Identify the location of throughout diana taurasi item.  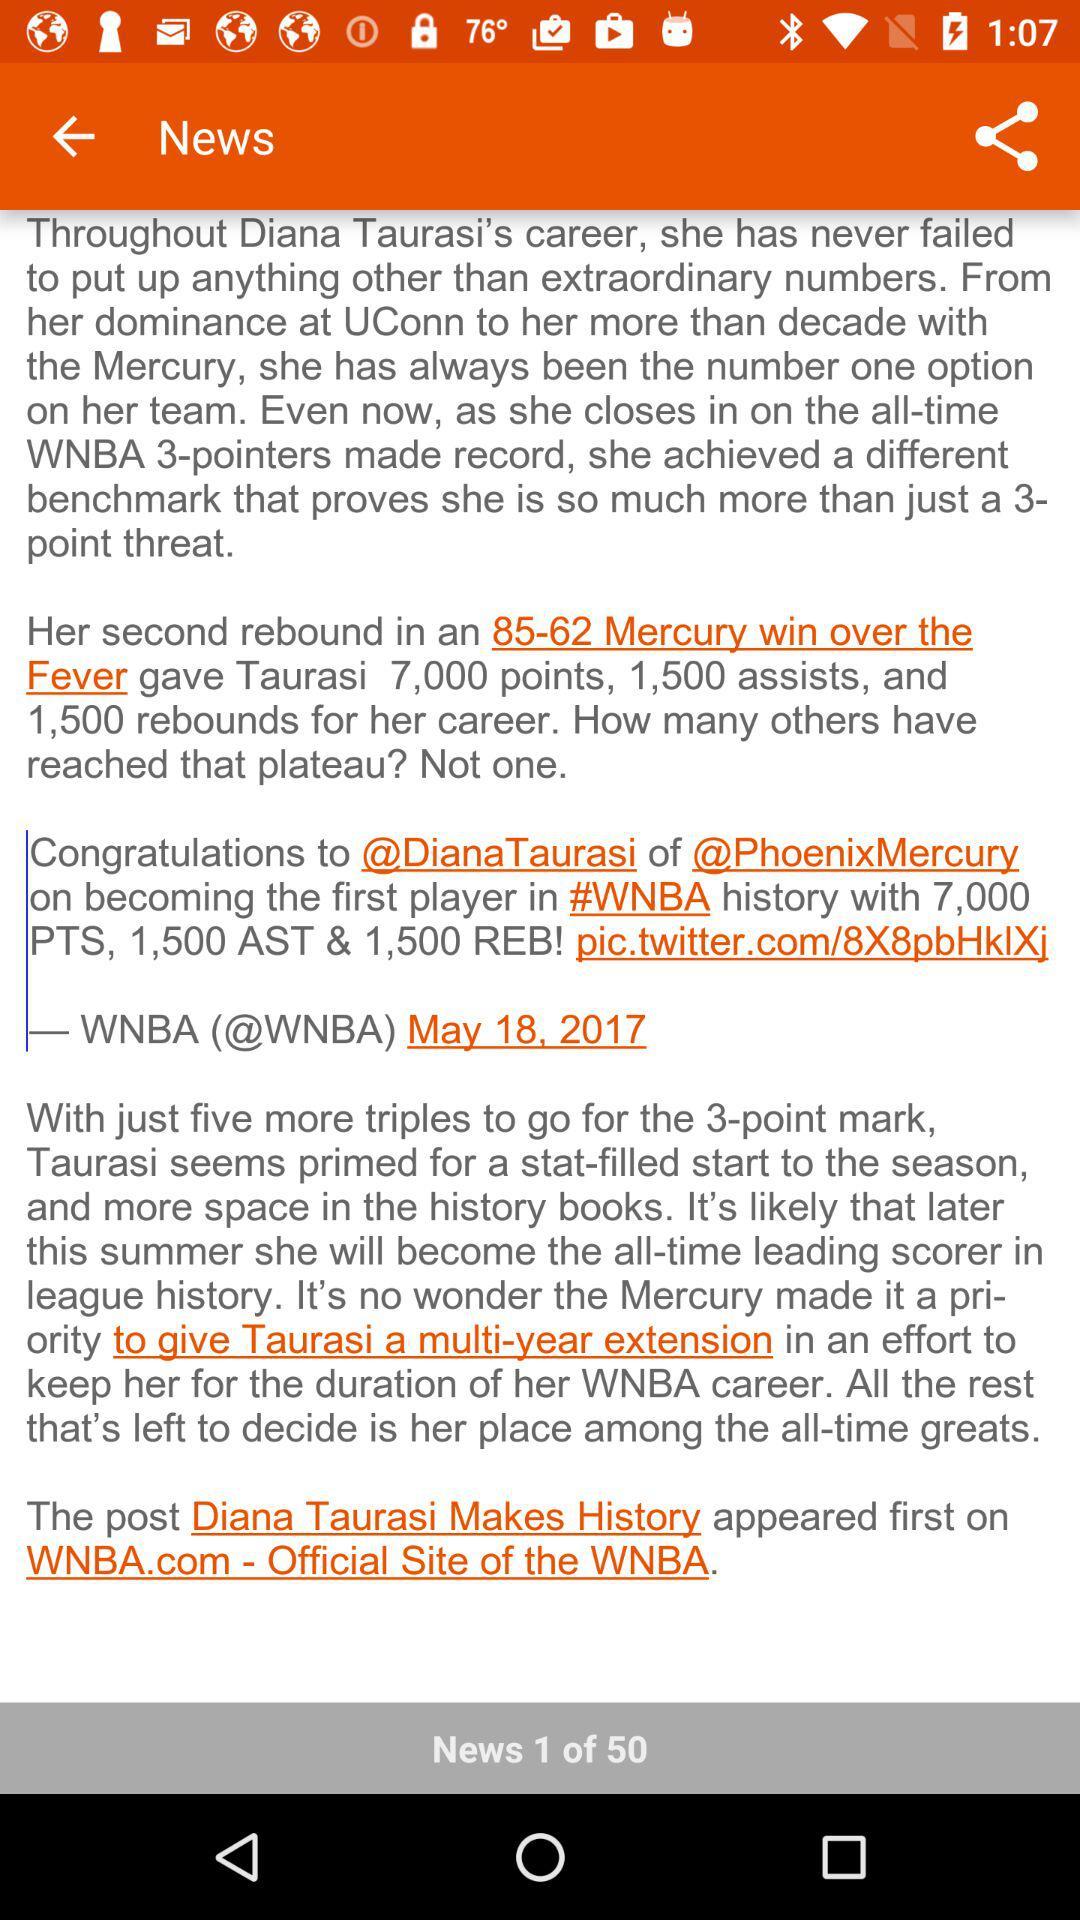
(540, 942).